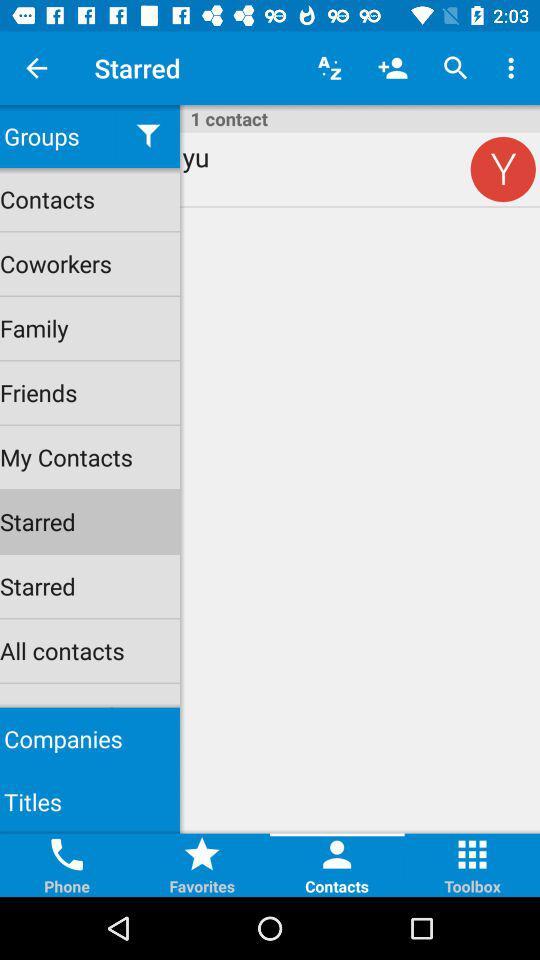 This screenshot has height=960, width=540. What do you see at coordinates (502, 168) in the screenshot?
I see `the red button in the page` at bounding box center [502, 168].